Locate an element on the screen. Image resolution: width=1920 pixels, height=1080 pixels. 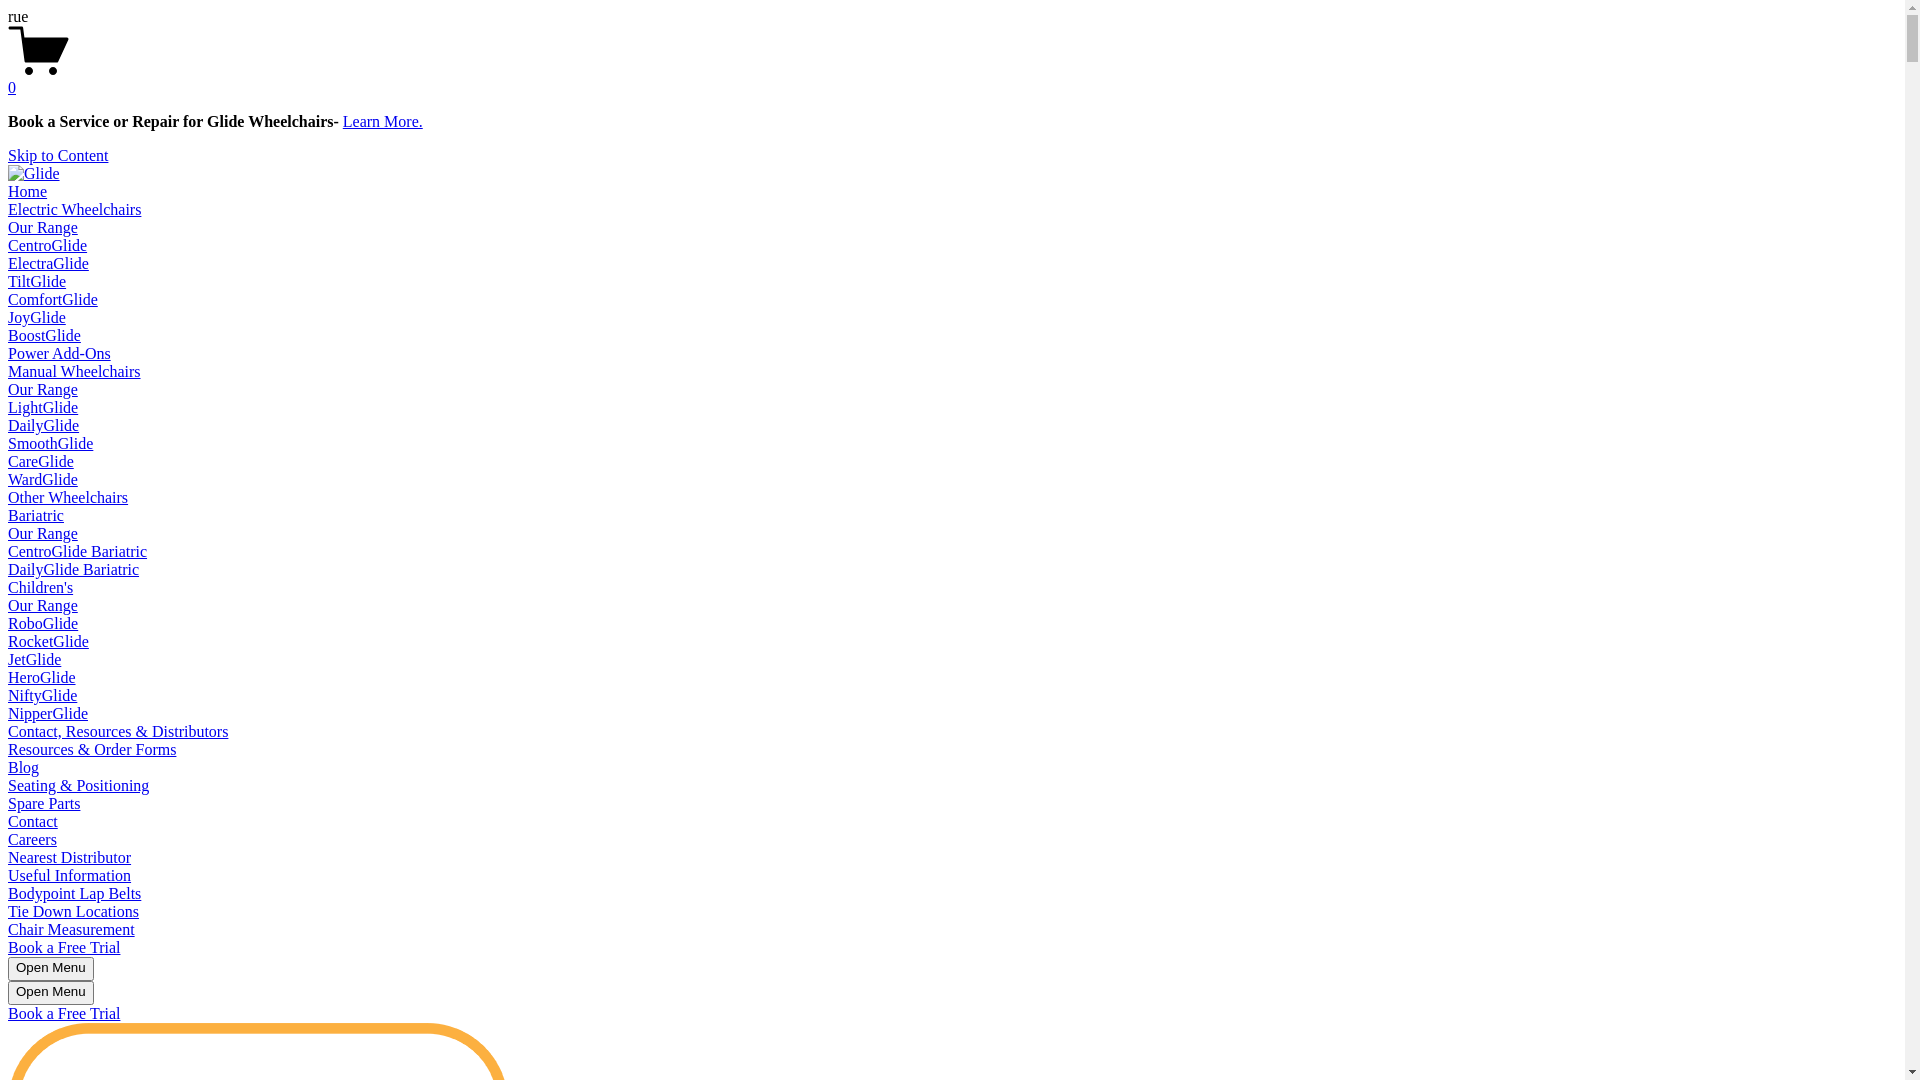
'WardGlide' is located at coordinates (43, 479).